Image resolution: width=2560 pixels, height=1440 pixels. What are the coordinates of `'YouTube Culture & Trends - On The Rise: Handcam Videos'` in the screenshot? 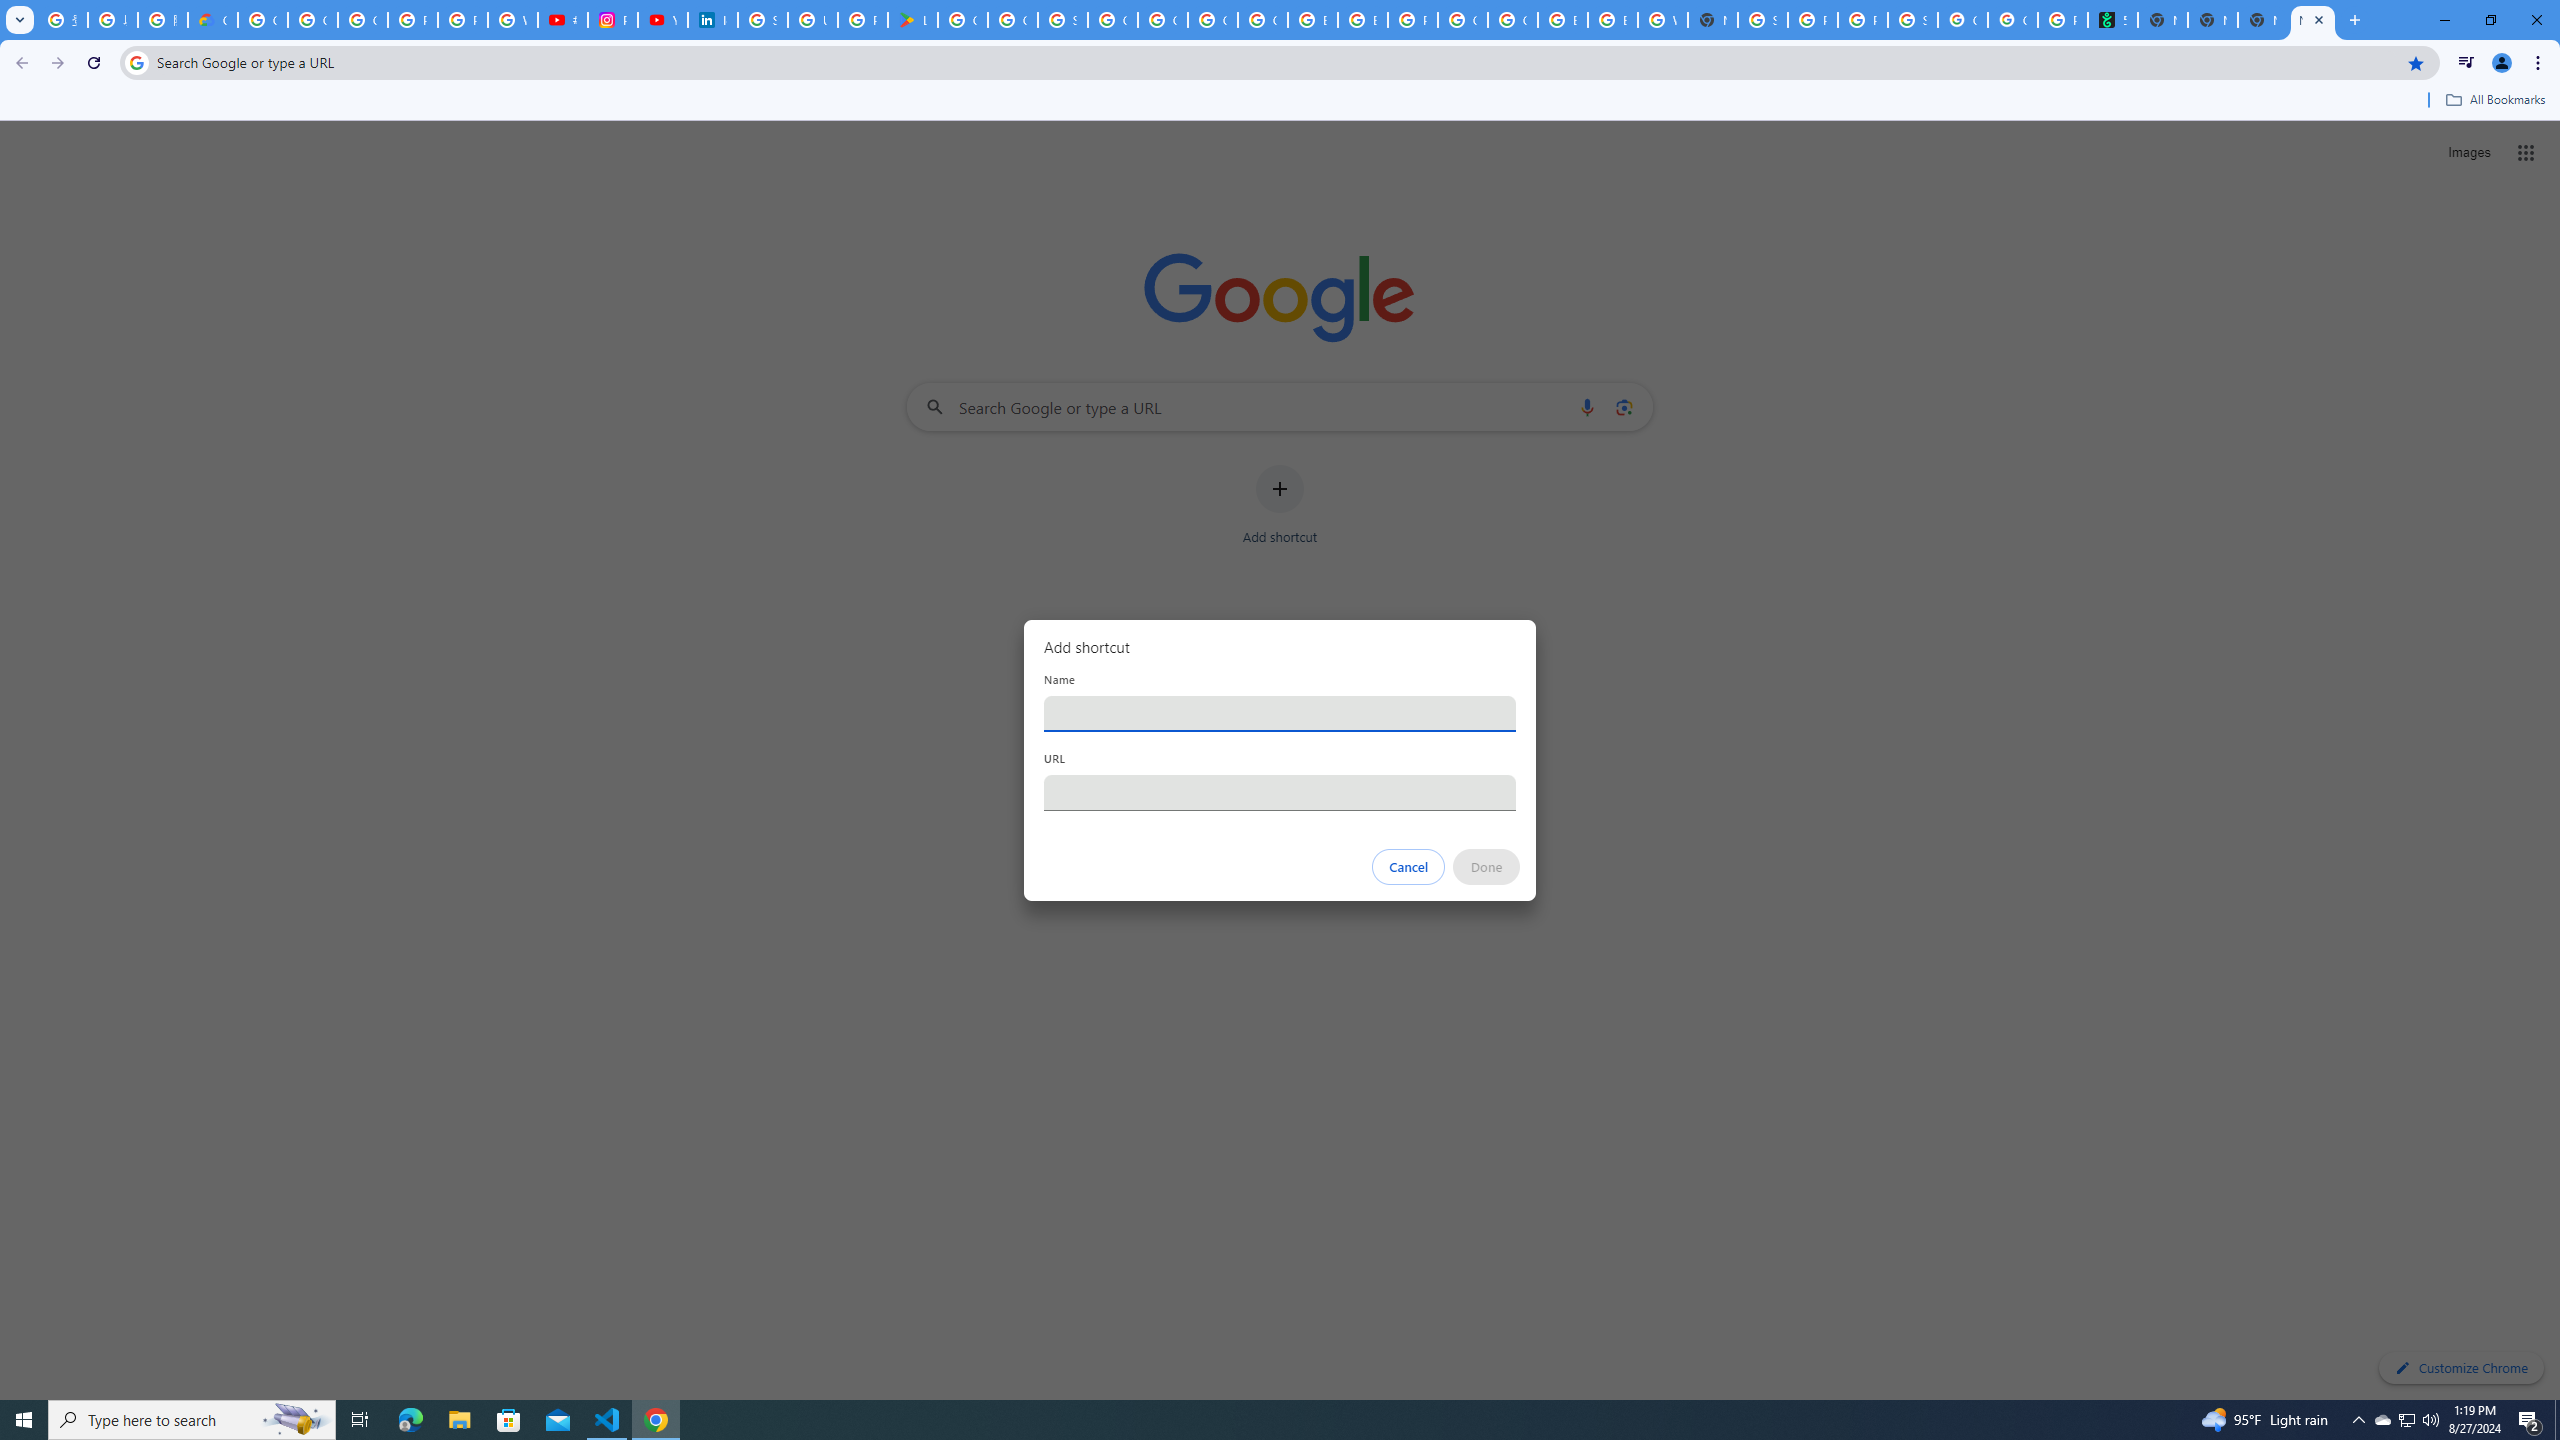 It's located at (663, 19).